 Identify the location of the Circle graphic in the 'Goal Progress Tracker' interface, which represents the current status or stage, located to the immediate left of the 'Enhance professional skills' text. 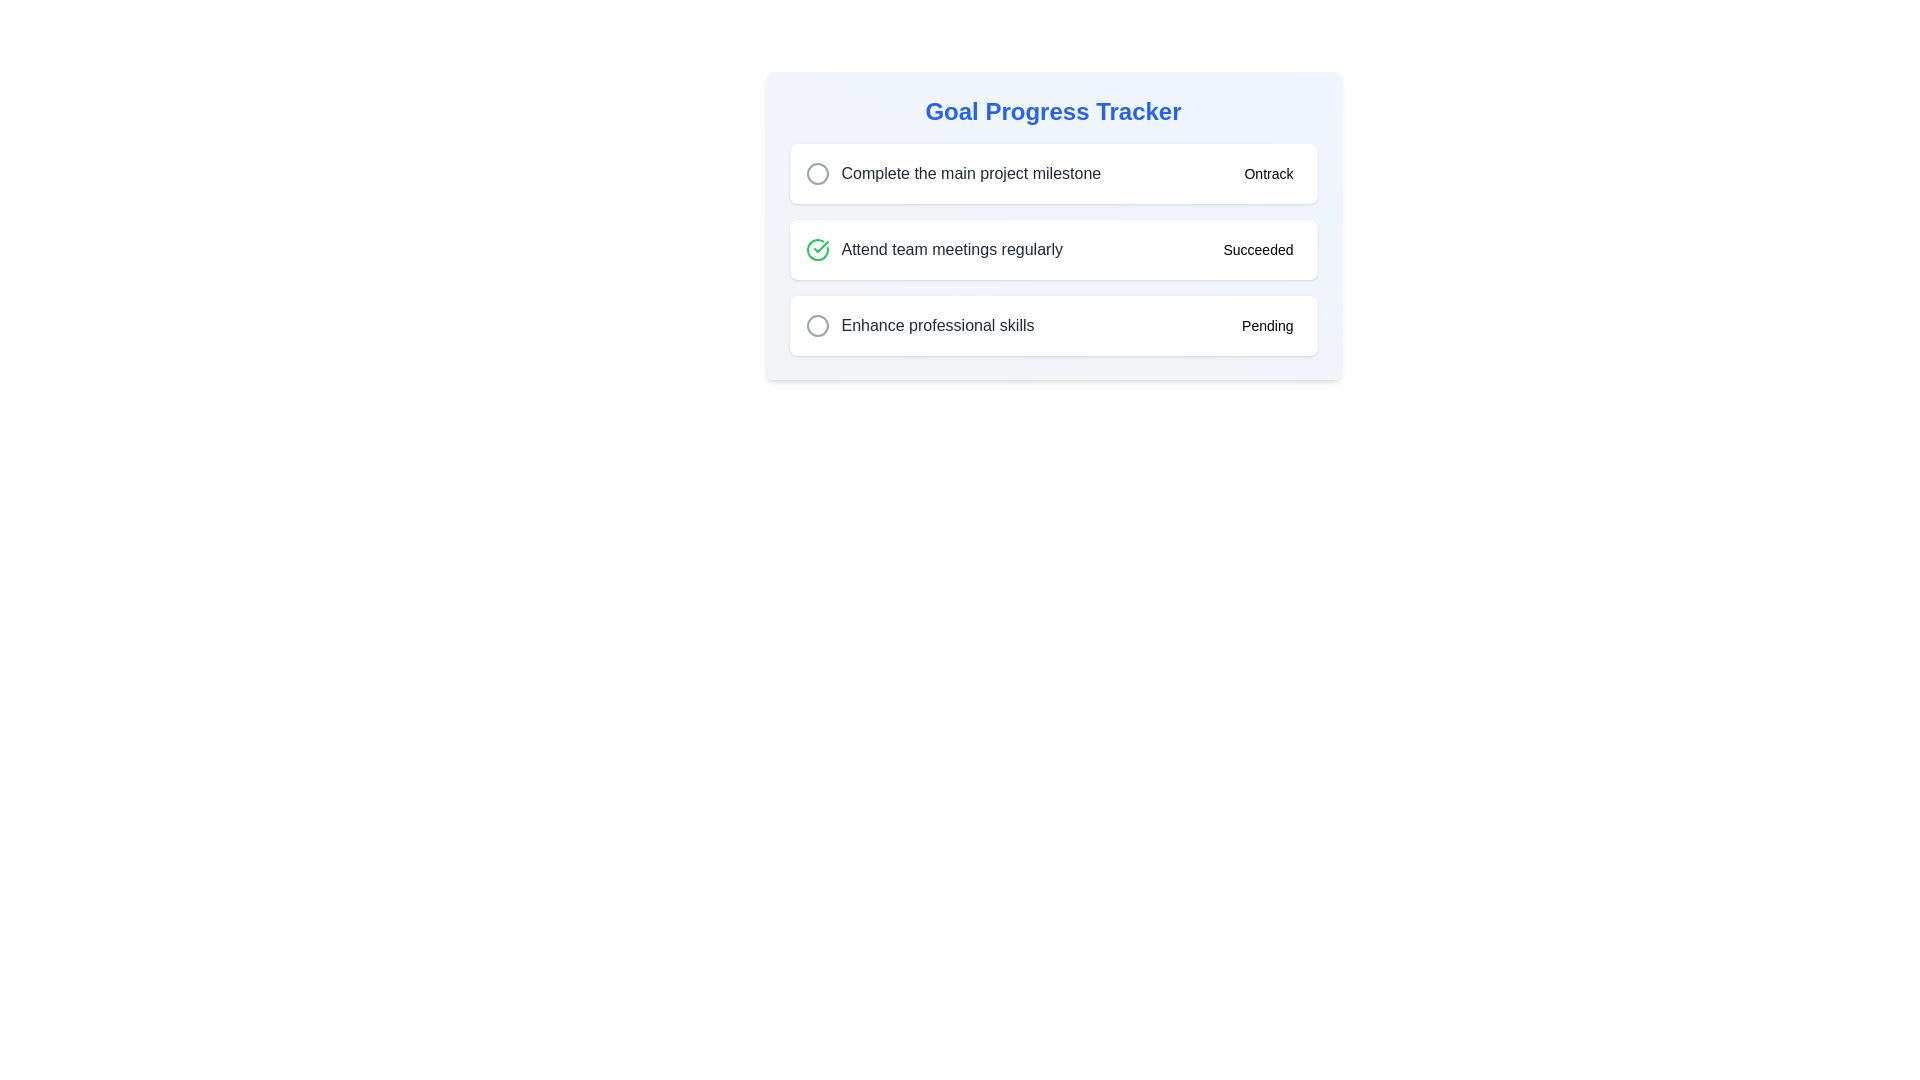
(817, 325).